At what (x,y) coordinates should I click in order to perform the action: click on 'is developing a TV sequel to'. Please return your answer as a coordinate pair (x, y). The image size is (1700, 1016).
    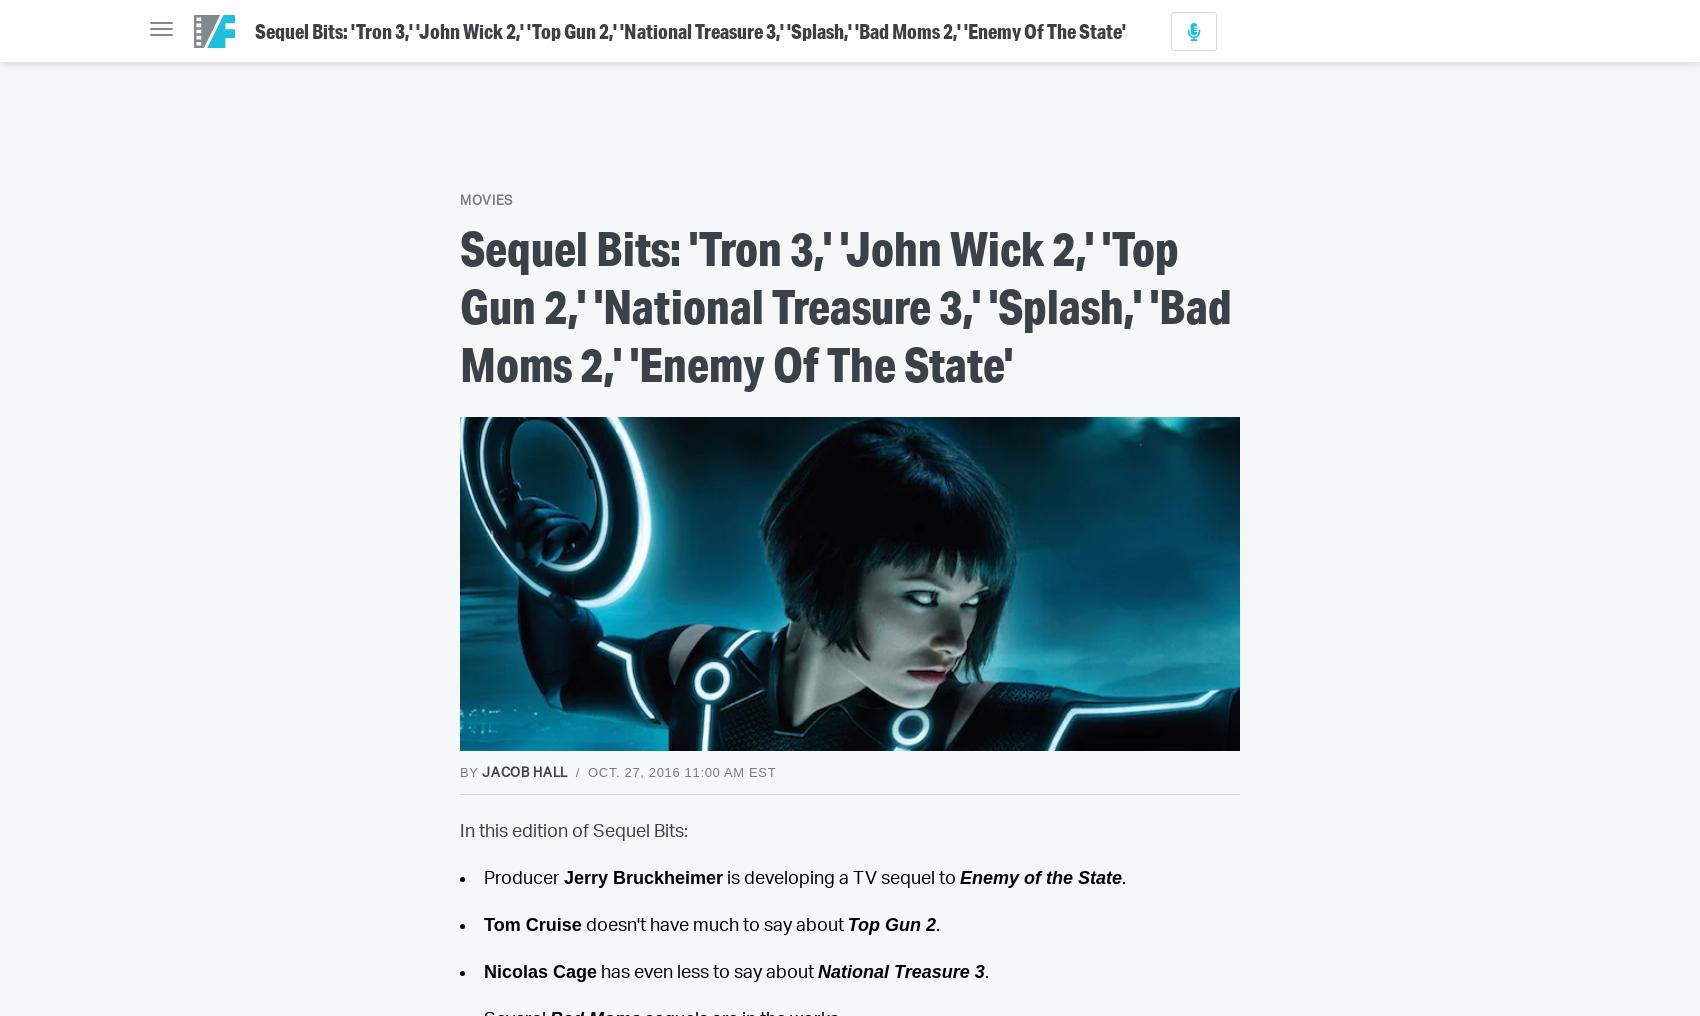
    Looking at the image, I should click on (723, 878).